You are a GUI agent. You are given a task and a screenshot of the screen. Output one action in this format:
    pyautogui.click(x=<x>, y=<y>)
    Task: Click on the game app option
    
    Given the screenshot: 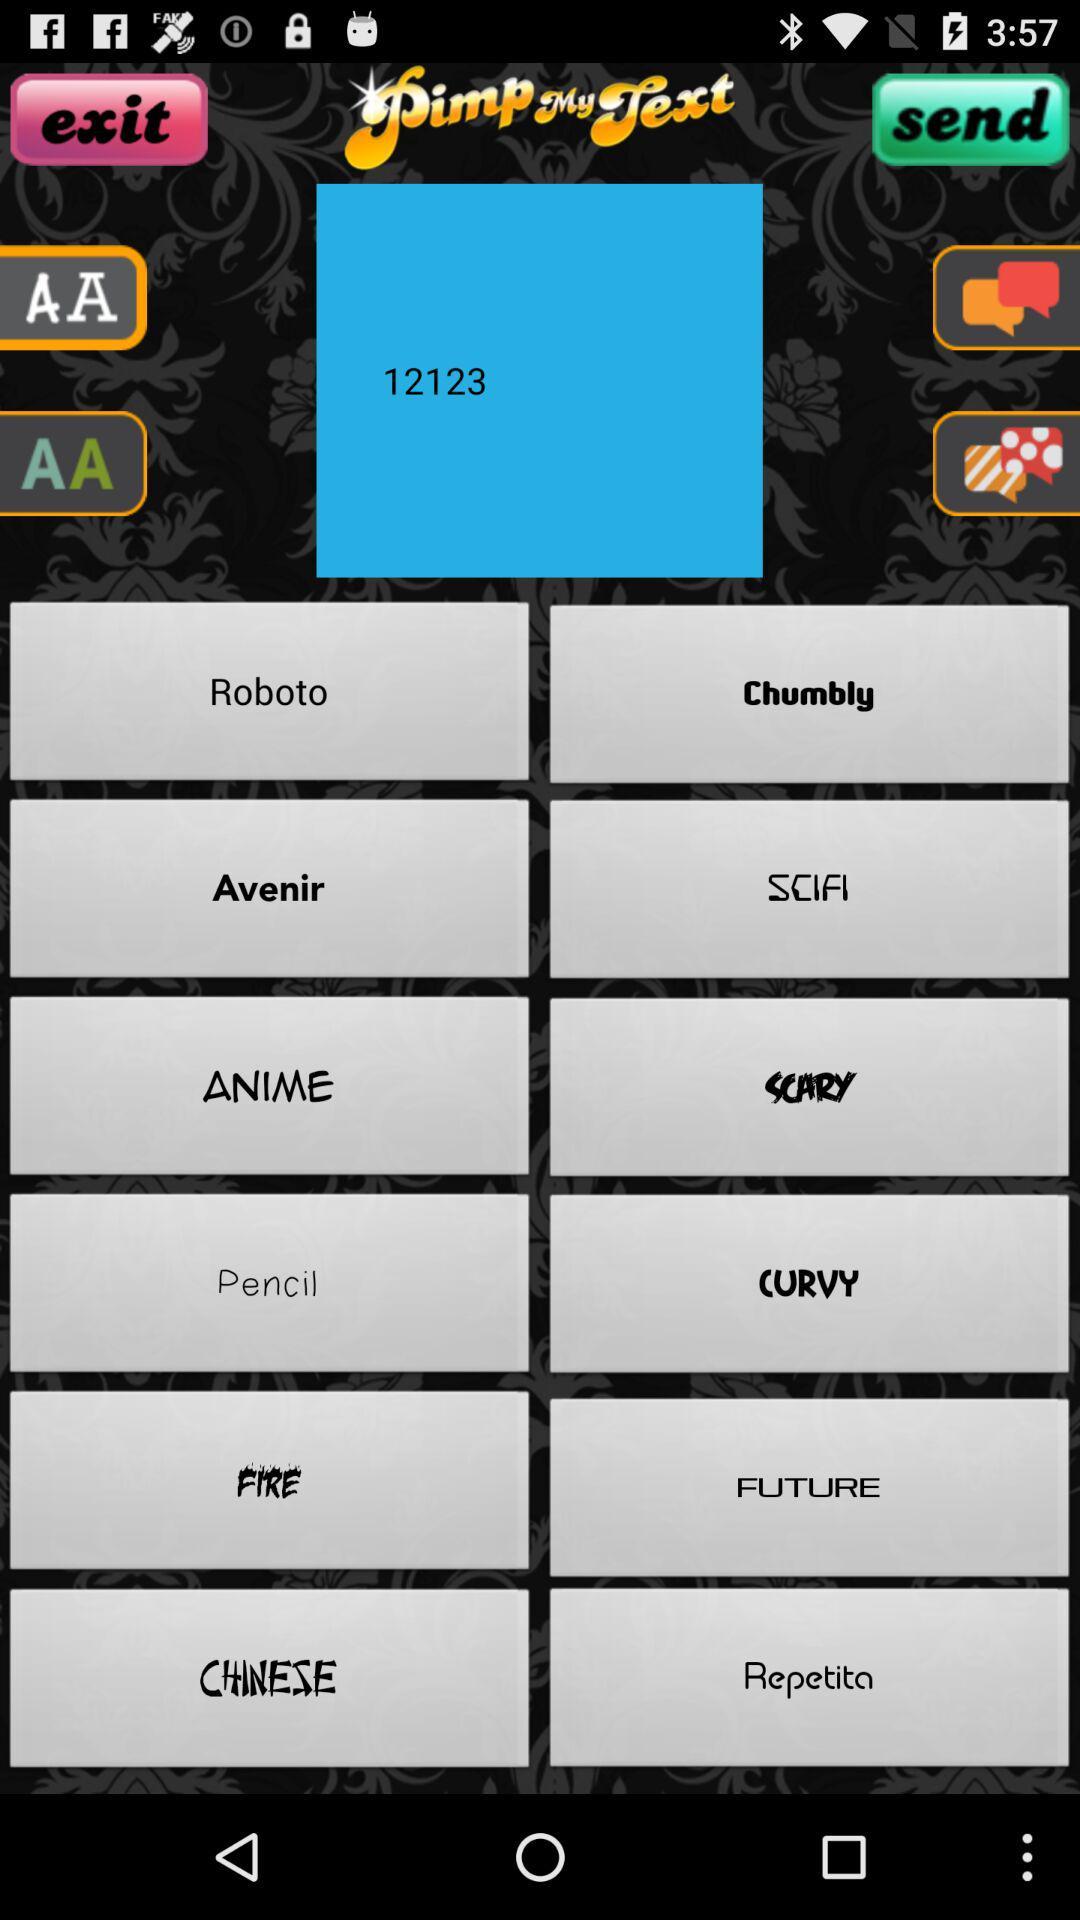 What is the action you would take?
    pyautogui.click(x=1006, y=462)
    